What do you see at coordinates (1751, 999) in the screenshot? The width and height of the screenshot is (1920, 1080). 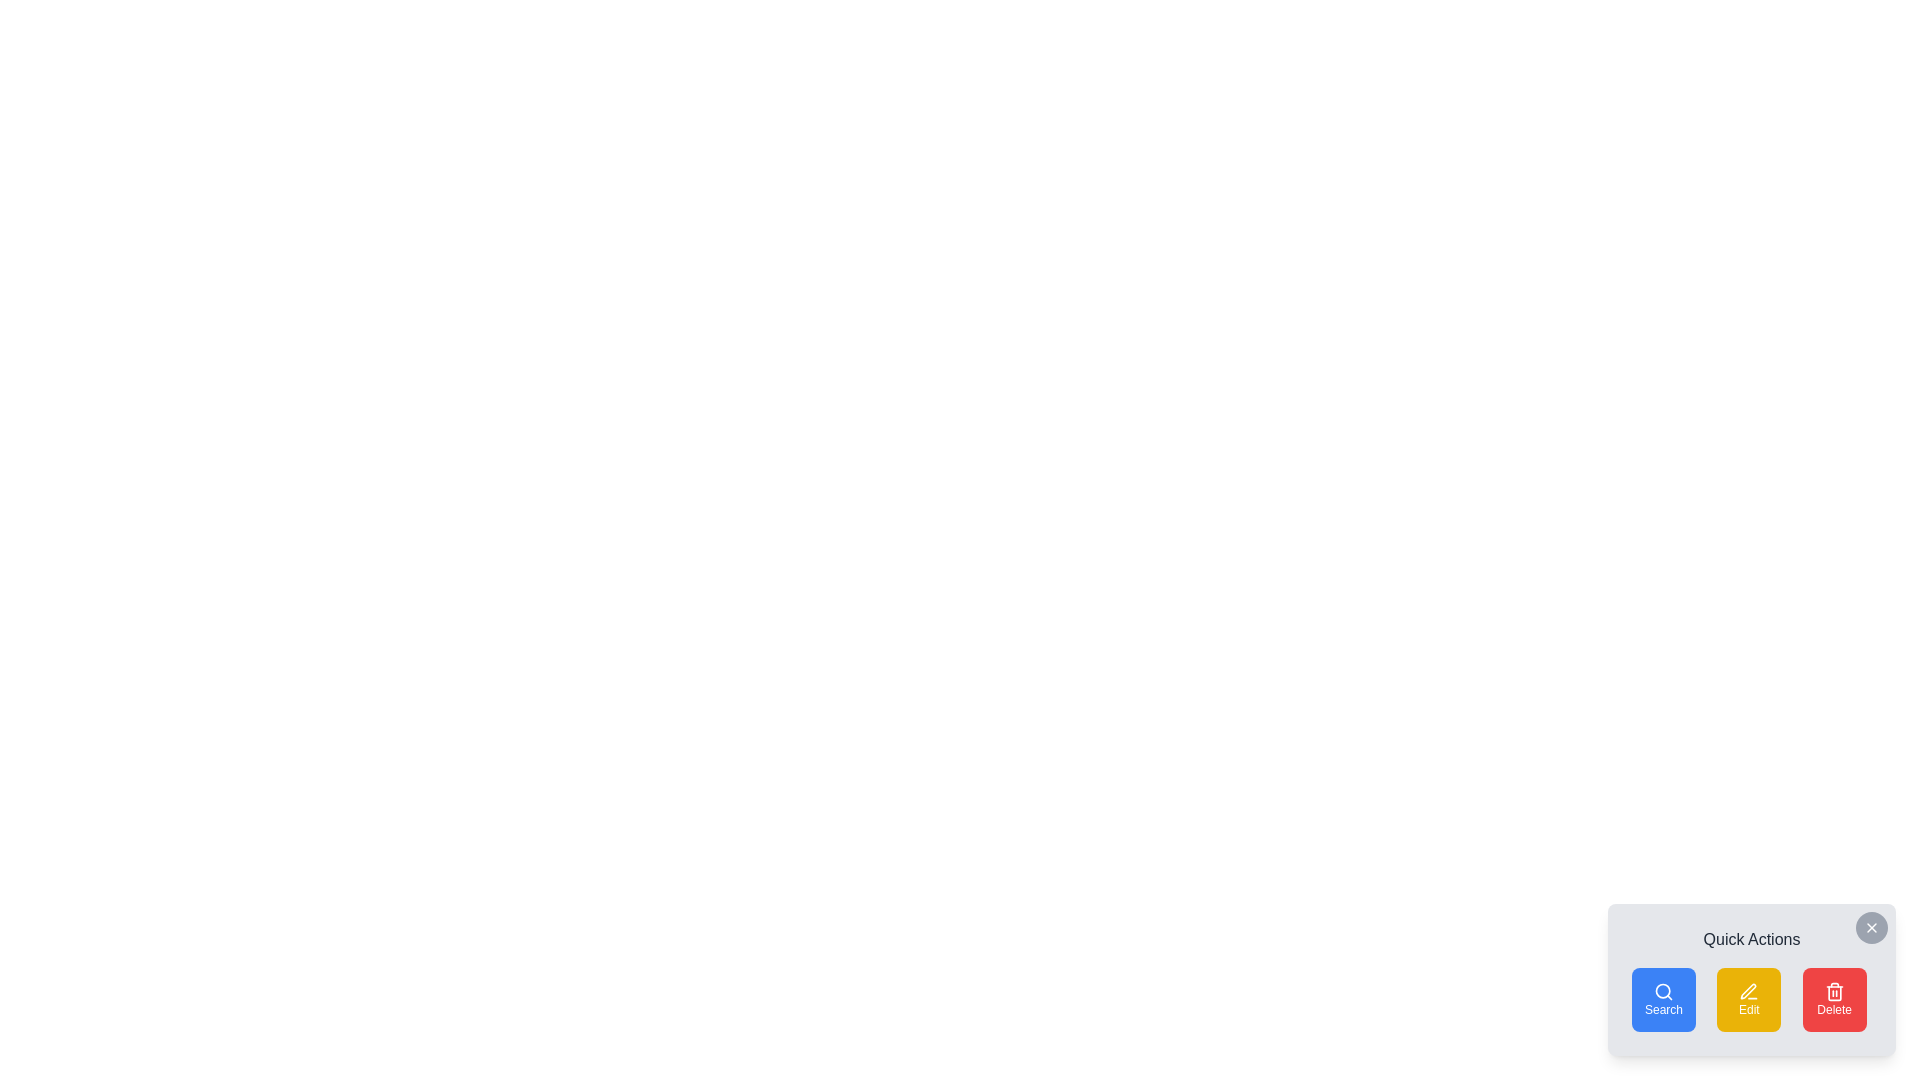 I see `the 'Edit' button located in the middle of a 'Quick Actions' panel at the bottom-right corner of the interface` at bounding box center [1751, 999].